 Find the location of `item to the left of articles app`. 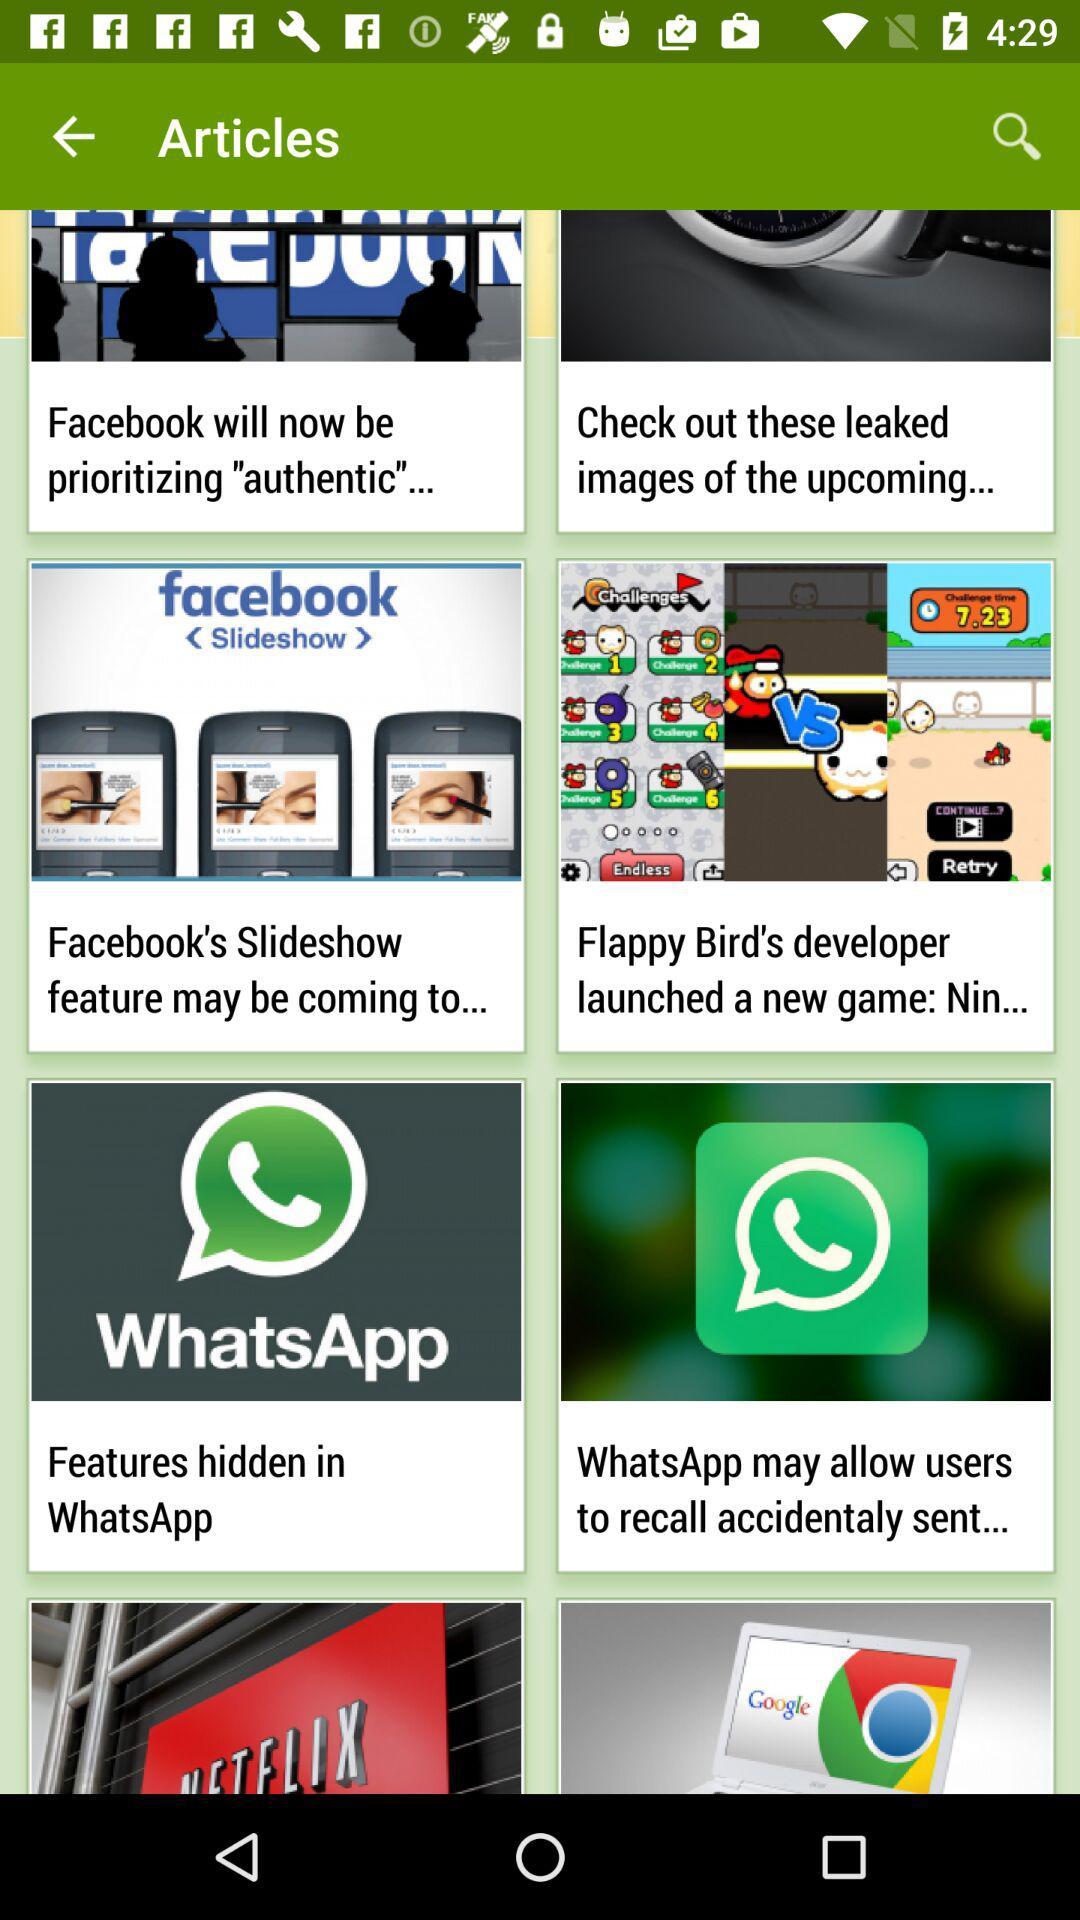

item to the left of articles app is located at coordinates (72, 135).